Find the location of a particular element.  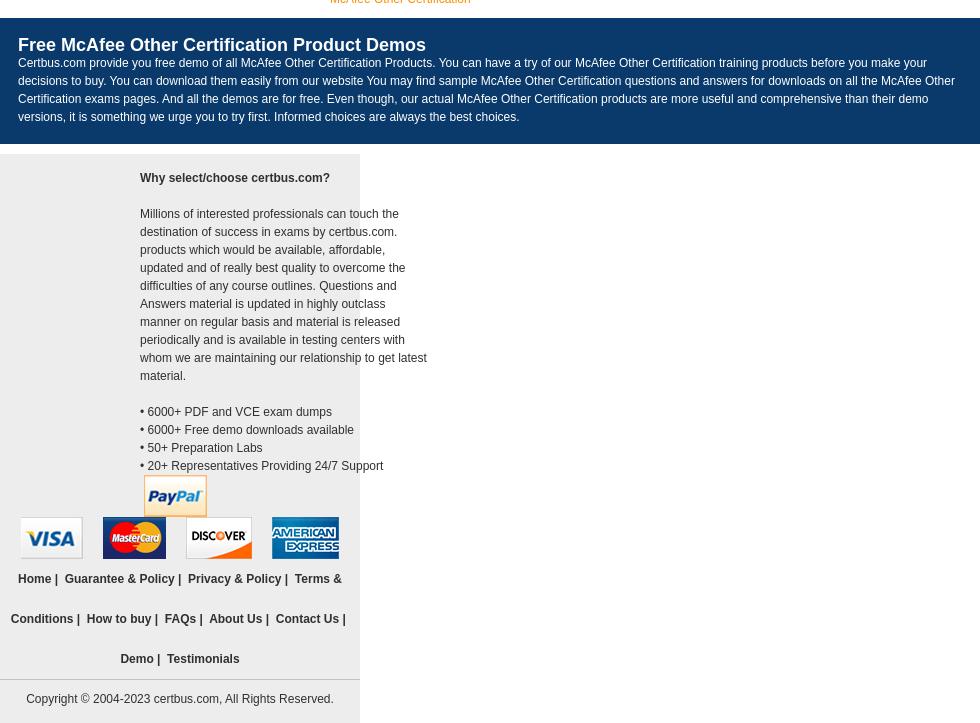

'About Us' is located at coordinates (235, 619).